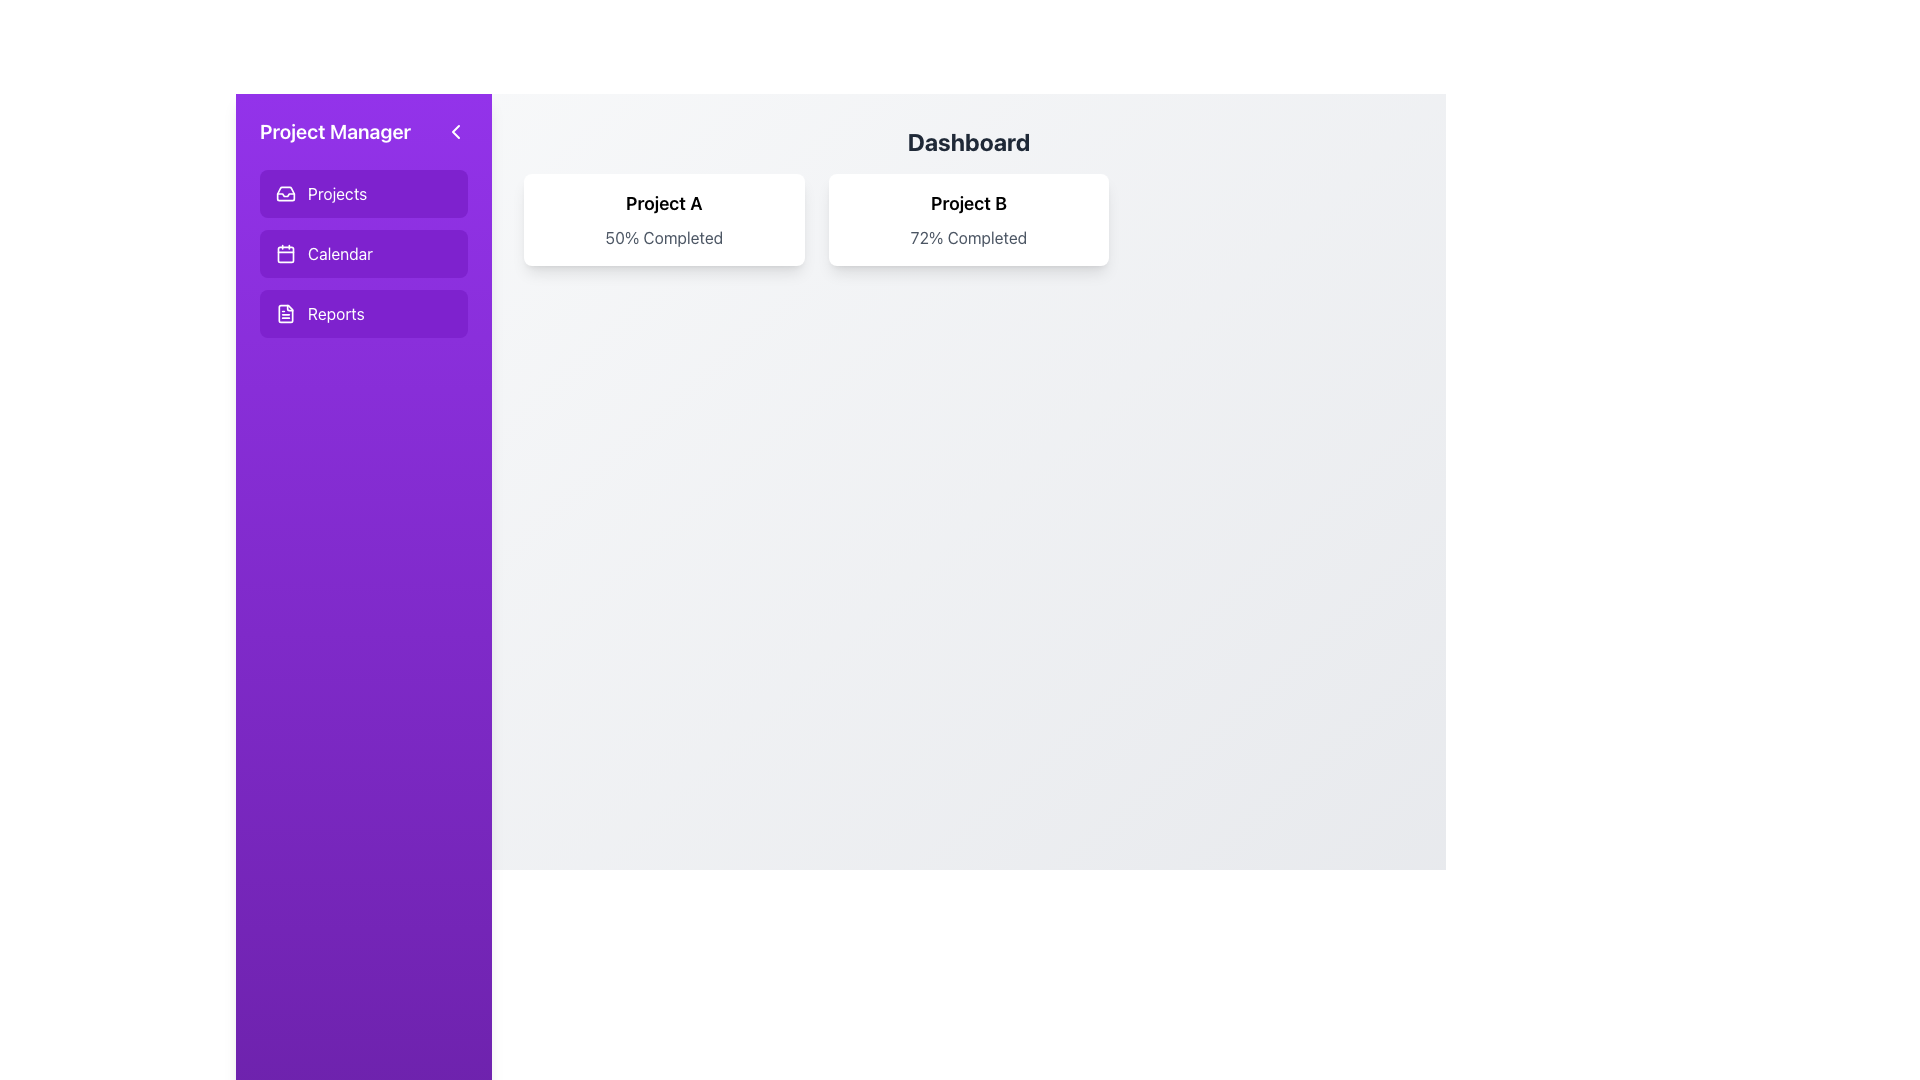 The image size is (1920, 1080). What do you see at coordinates (455, 131) in the screenshot?
I see `the left-pointing chevron icon located in the purple sidebar section at the top right corner, just below the 'Project Manager' label` at bounding box center [455, 131].